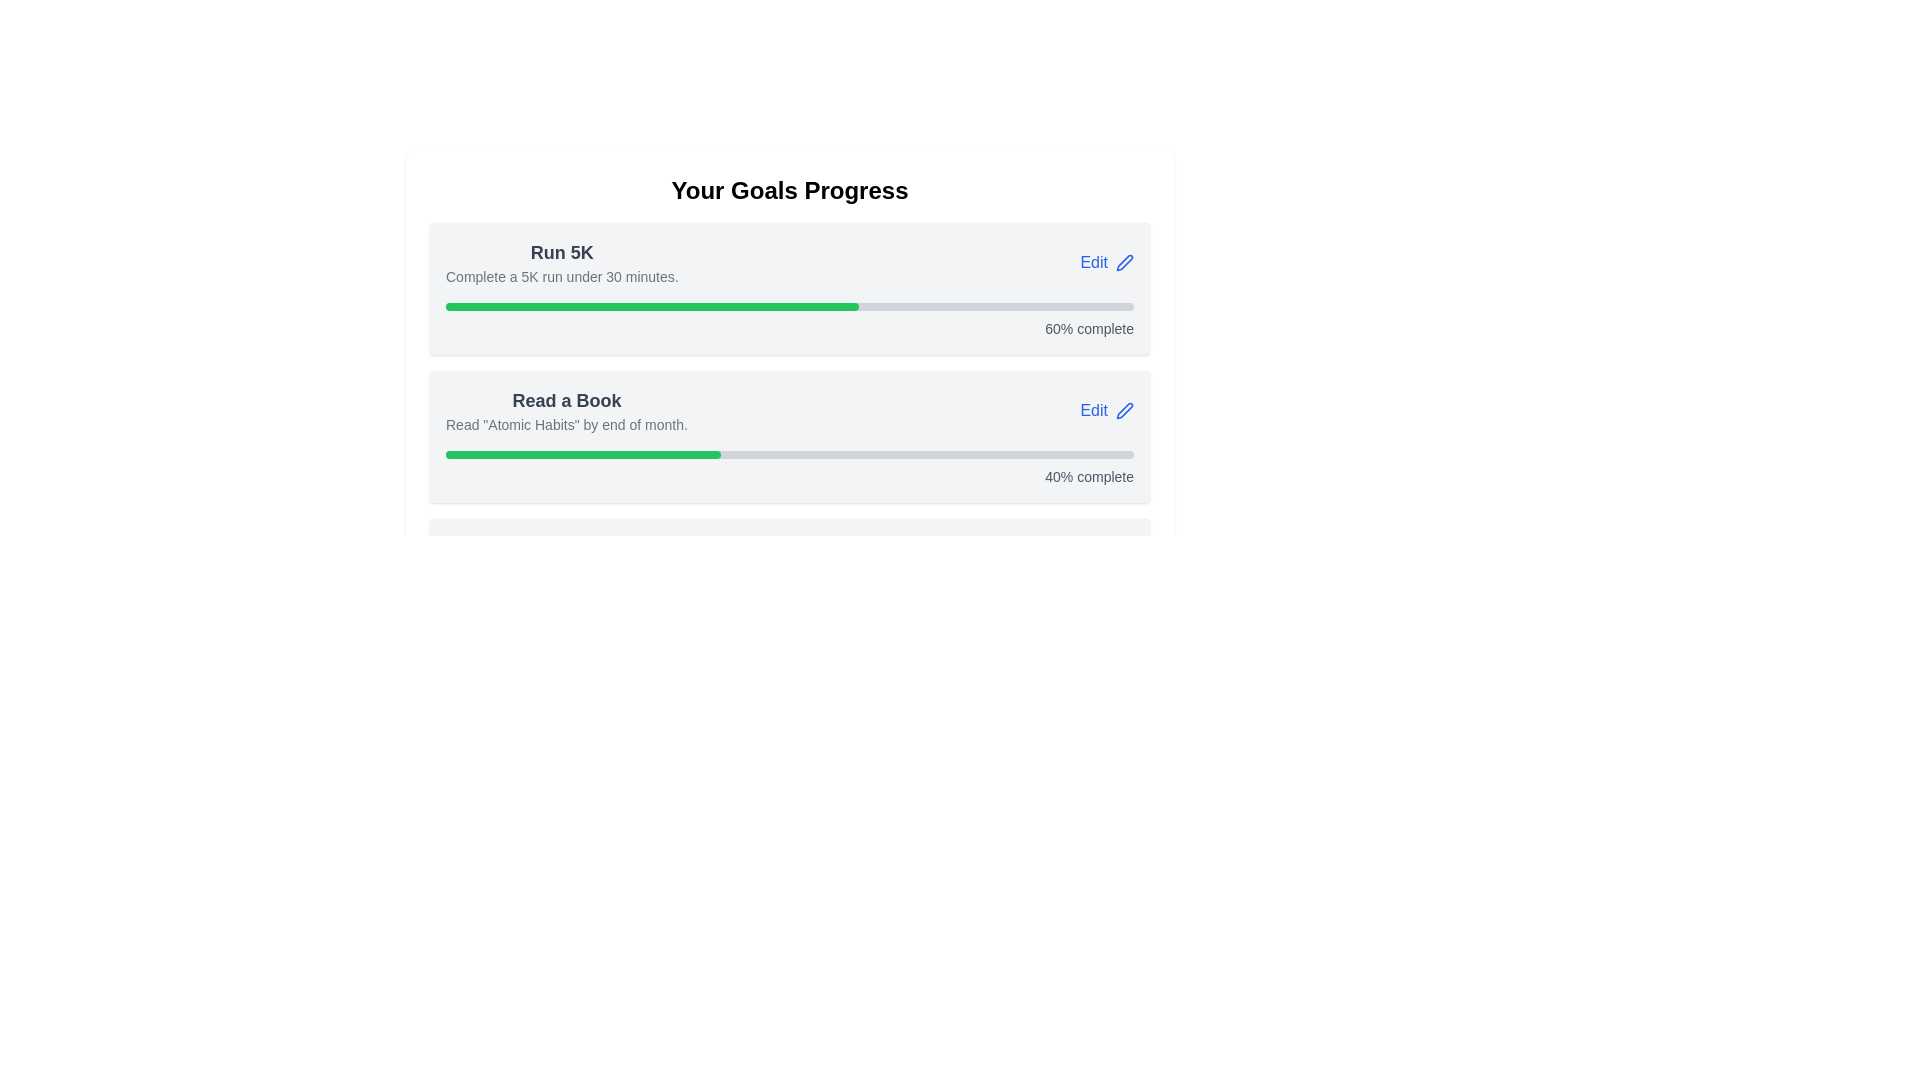 The image size is (1920, 1080). Describe the element at coordinates (561, 277) in the screenshot. I see `the non-interactive text element that provides additional information related to the 'Run 5K' task, positioned below the title and above the progress bar` at that location.